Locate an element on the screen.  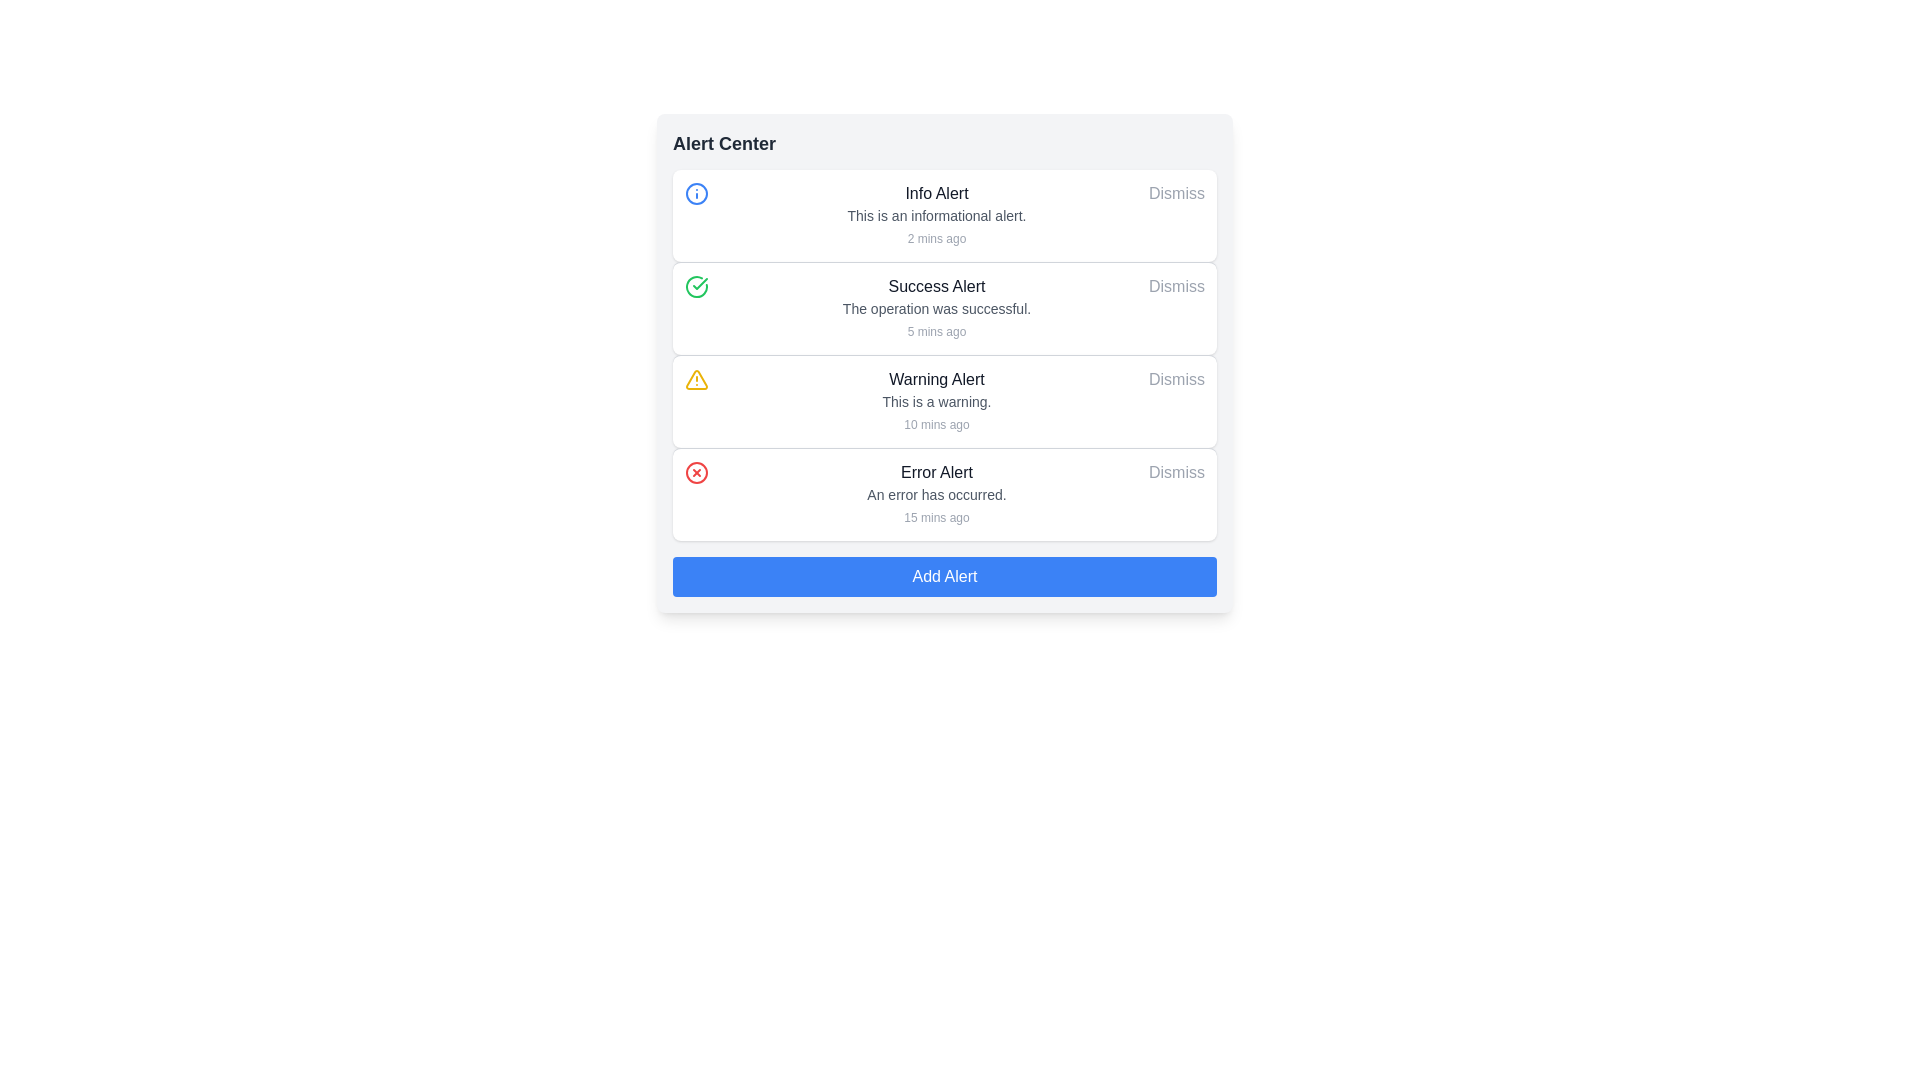
the 'Warning Alert' in the alert list is located at coordinates (944, 363).